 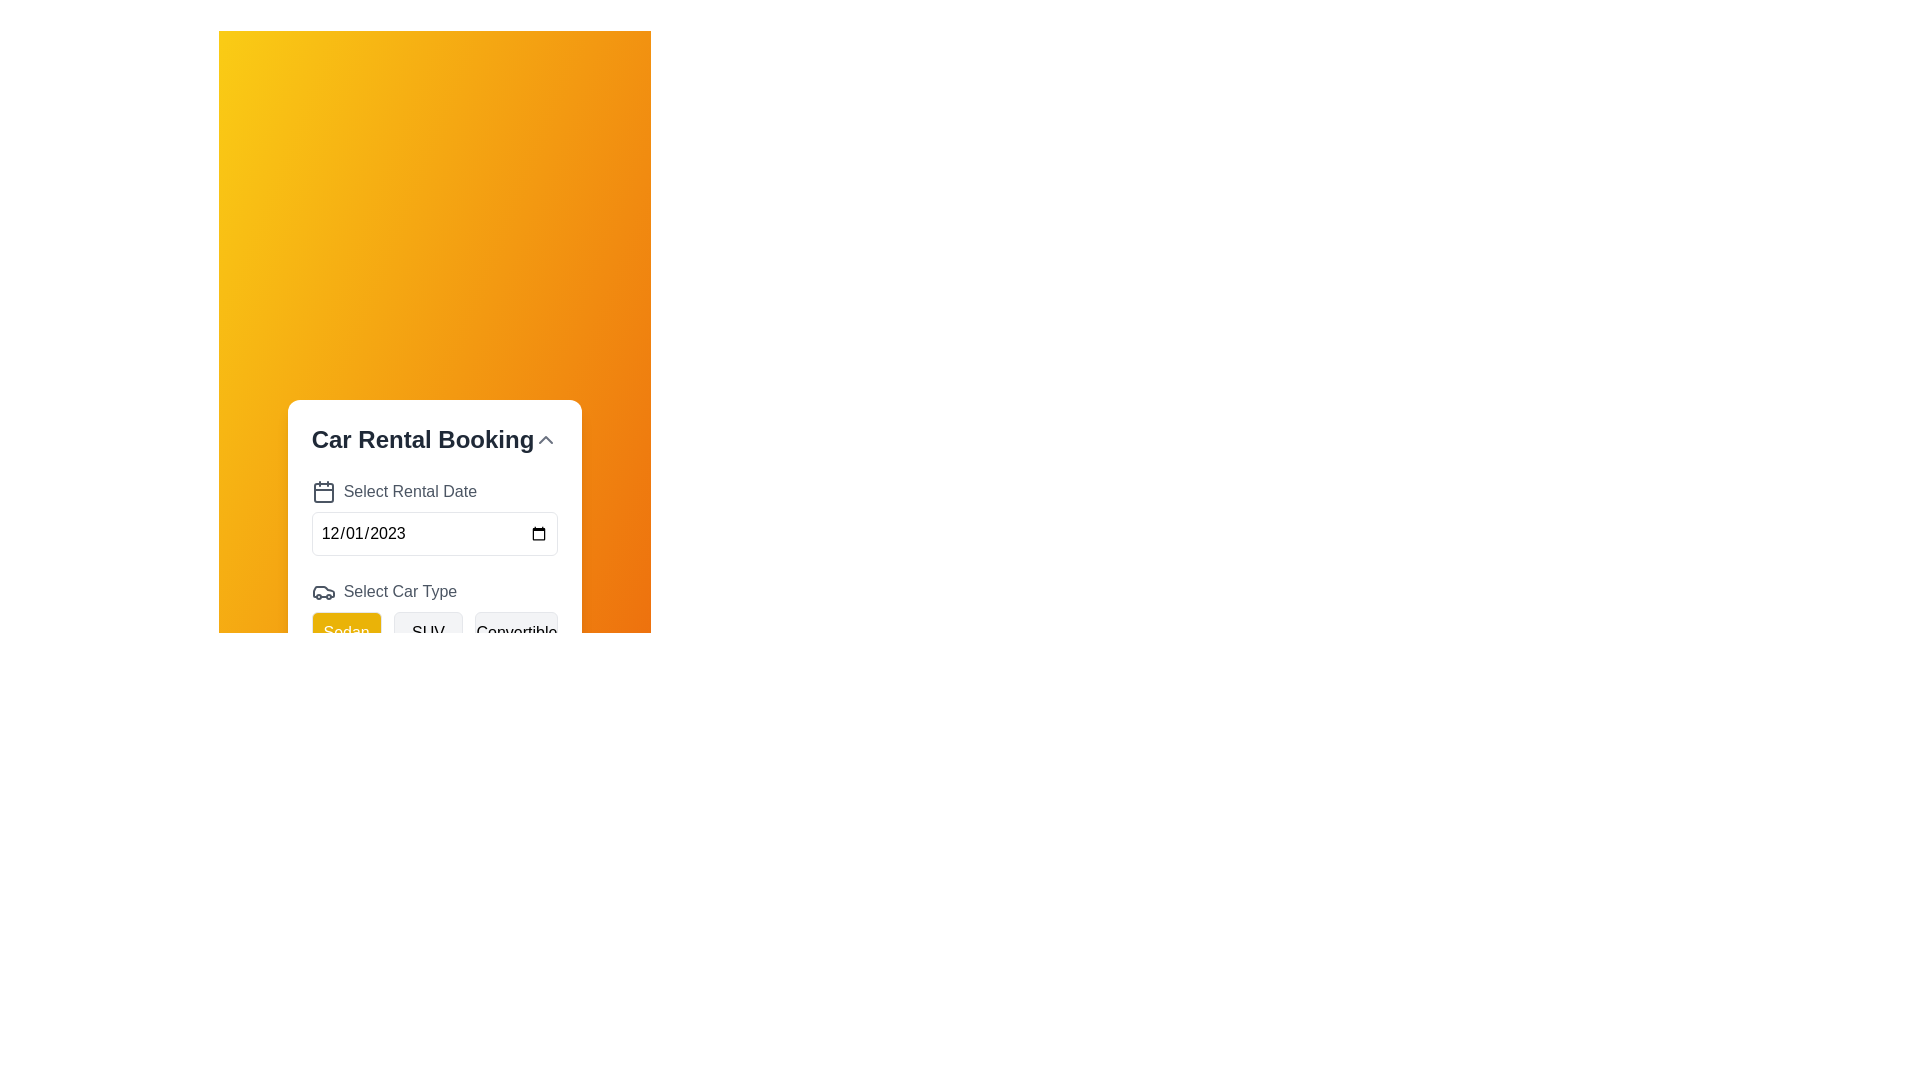 I want to click on the icon located to the left of the 'Select Car Type' label in the car selection interface of the car rental booking form, so click(x=323, y=590).